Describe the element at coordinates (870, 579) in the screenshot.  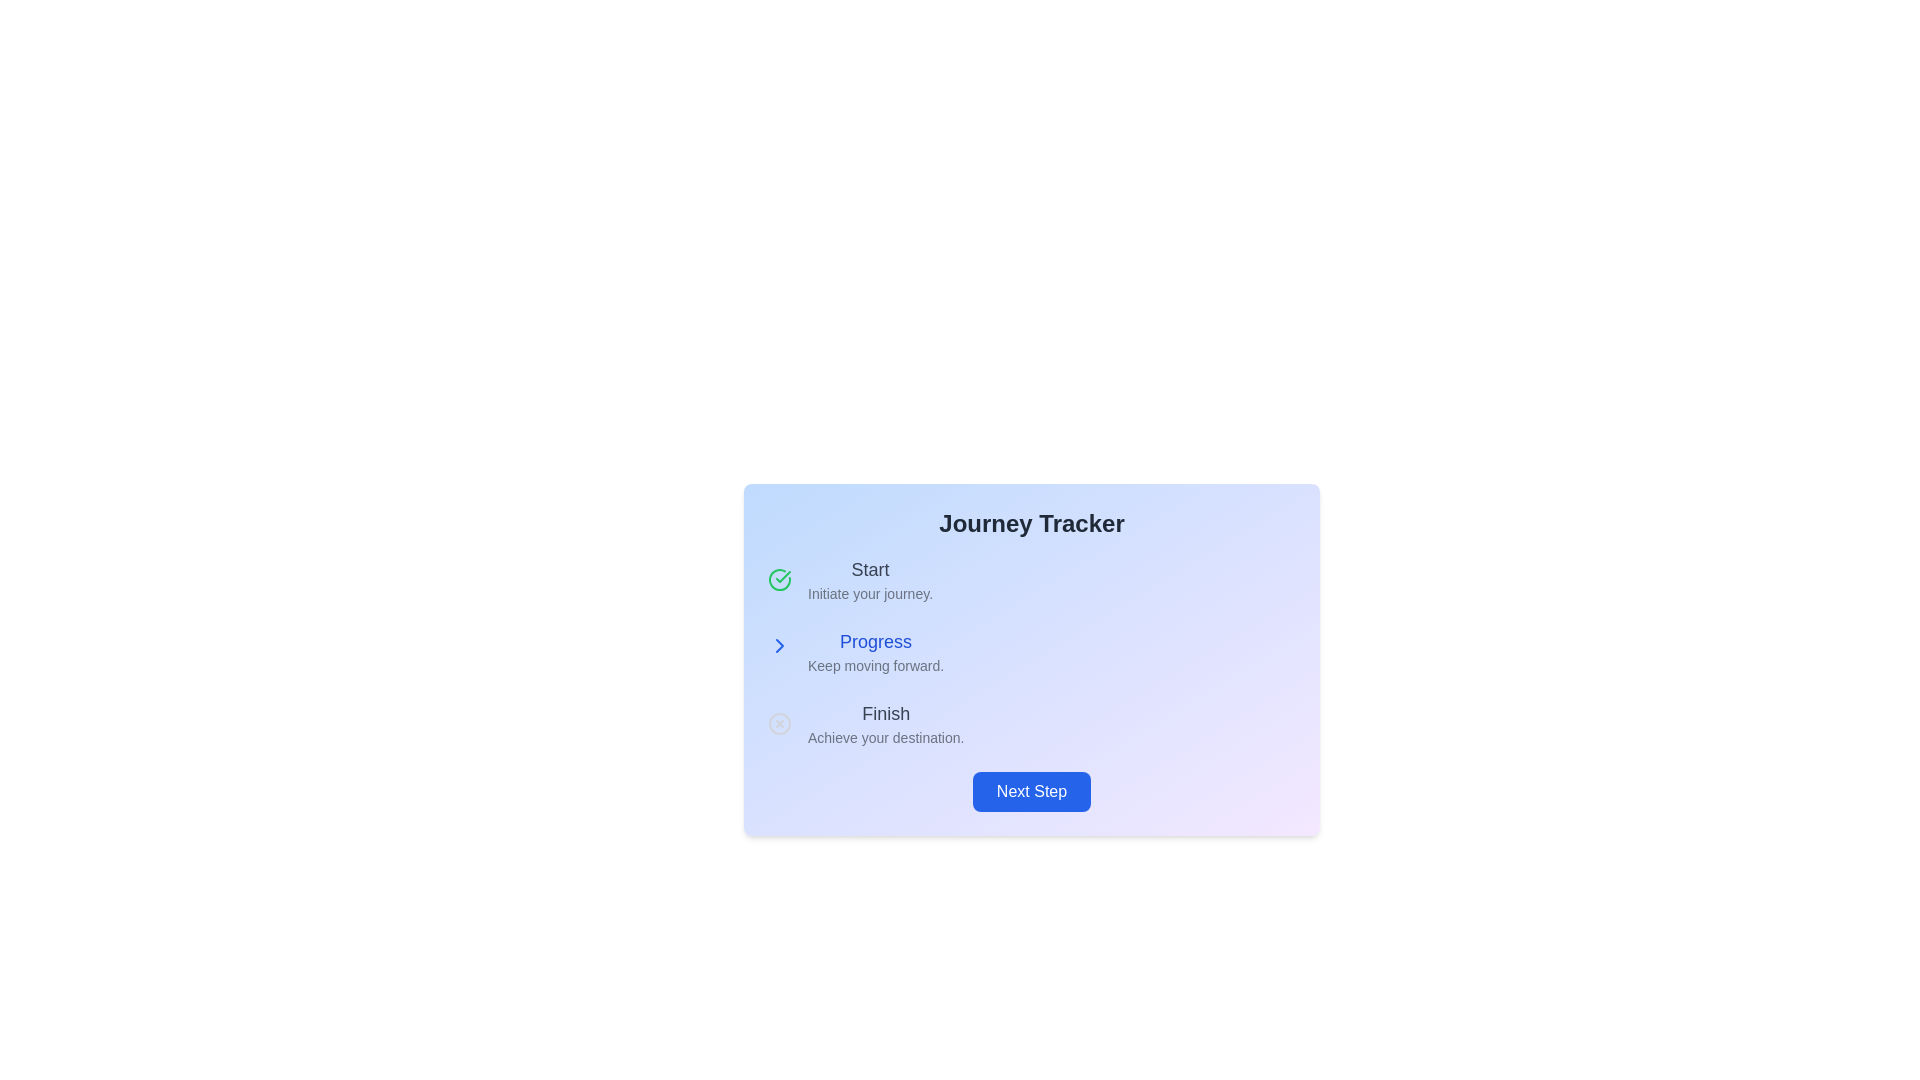
I see `text label 'Start' located at the top-left section of the 'Journey Tracker' card, which initiates the user's journey` at that location.